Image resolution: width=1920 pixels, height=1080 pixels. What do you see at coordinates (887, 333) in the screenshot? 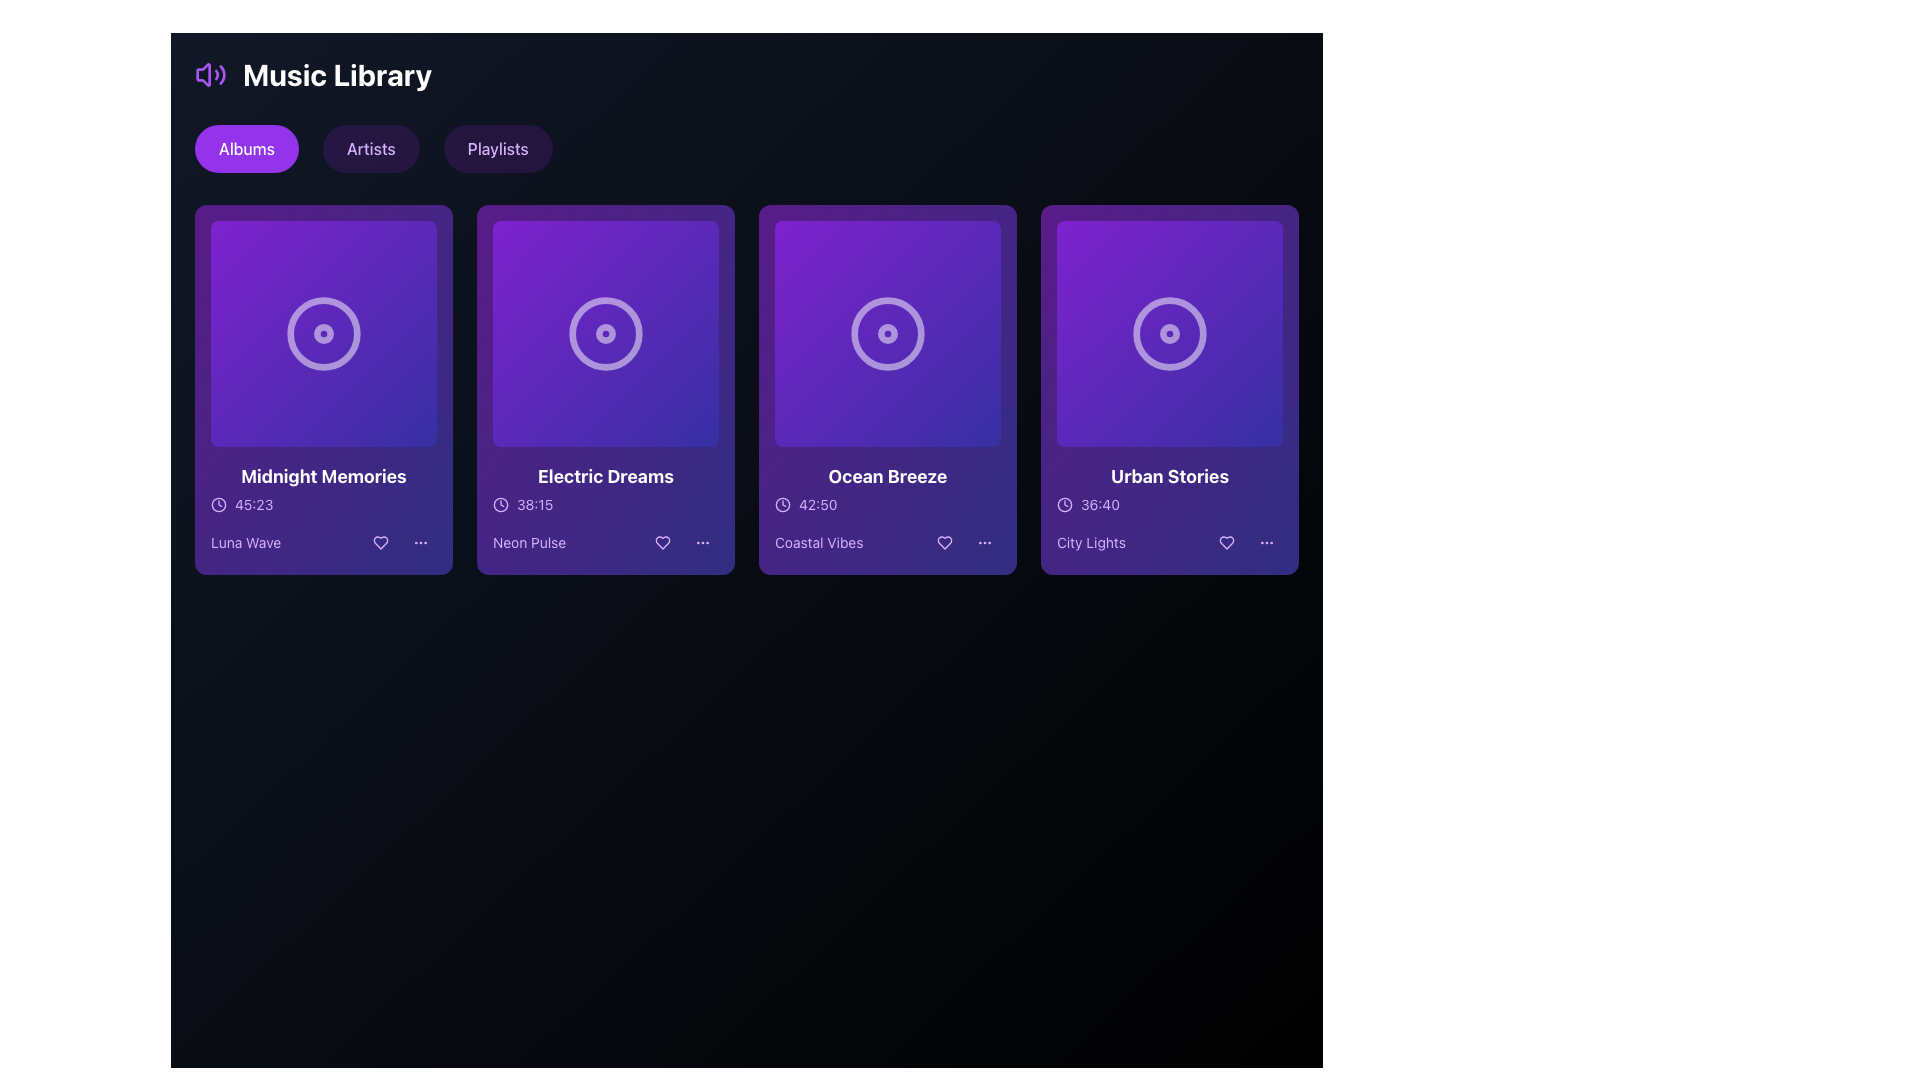
I see `the circular icon with a large outer ring and a smaller central fill, styled in white with partial transparency, located in the third card titled 'Ocean Breeze'` at bounding box center [887, 333].